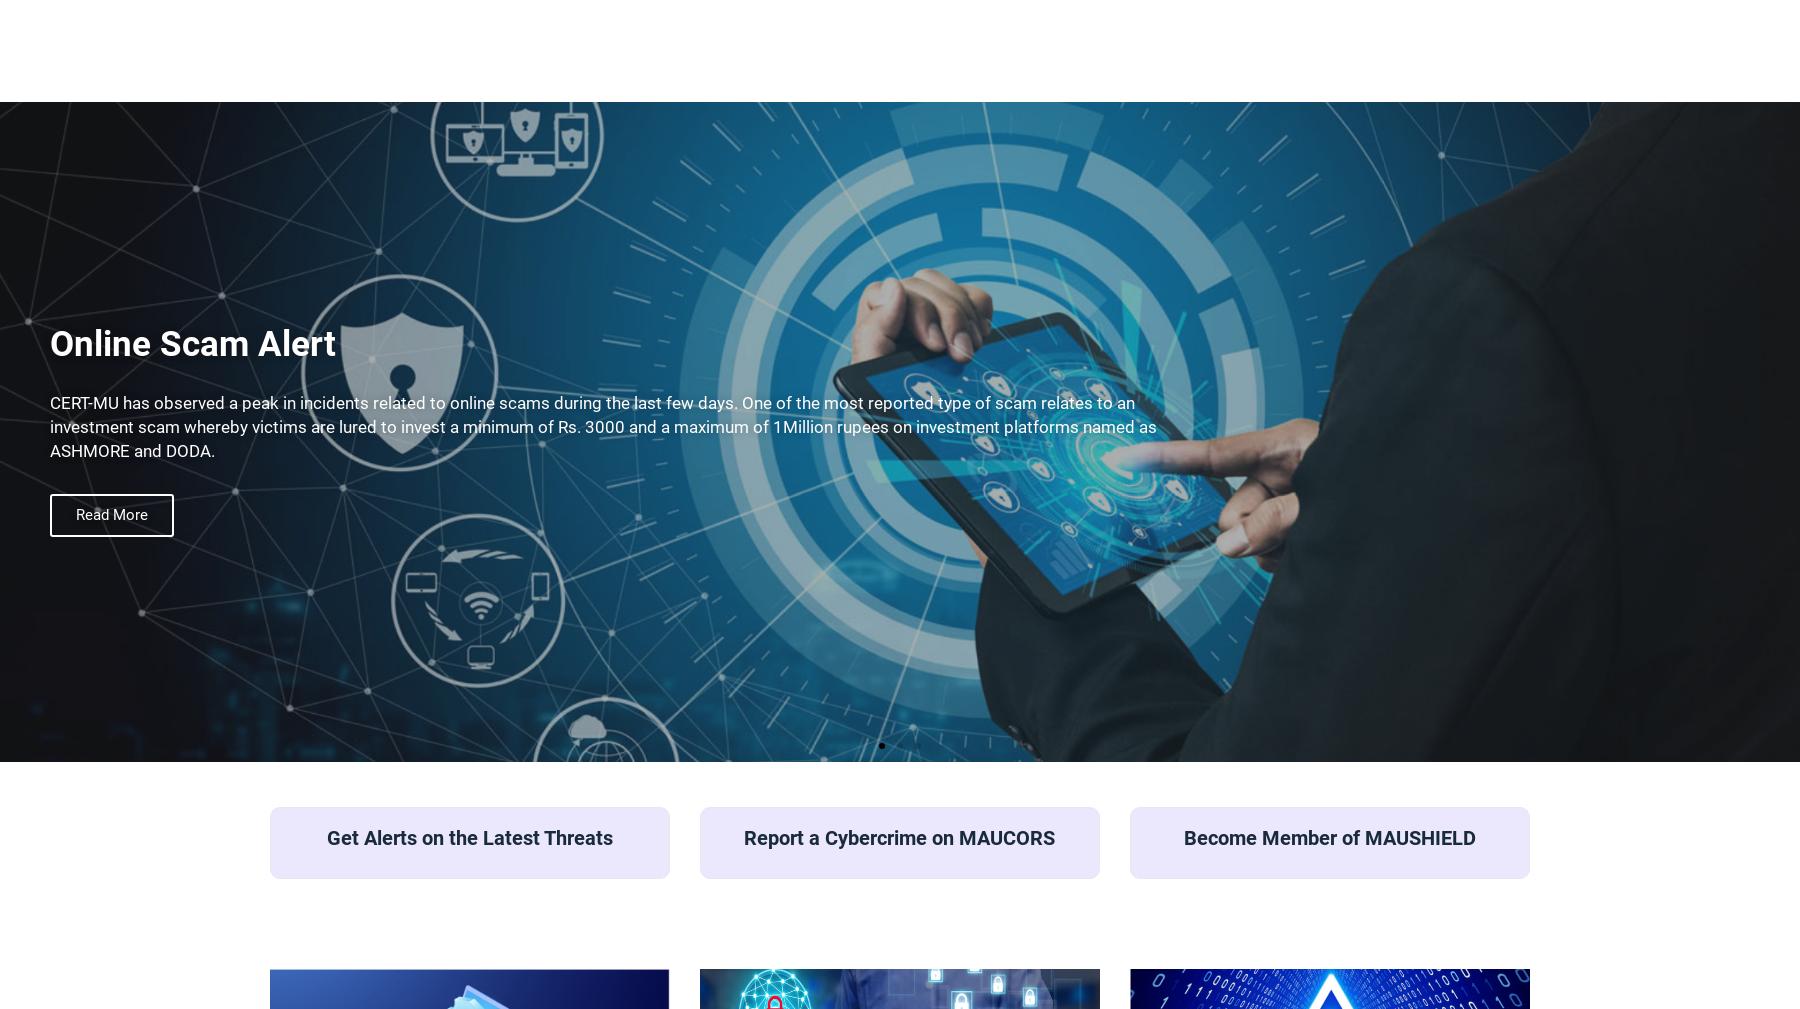  What do you see at coordinates (1564, 48) in the screenshot?
I see `'Resources'` at bounding box center [1564, 48].